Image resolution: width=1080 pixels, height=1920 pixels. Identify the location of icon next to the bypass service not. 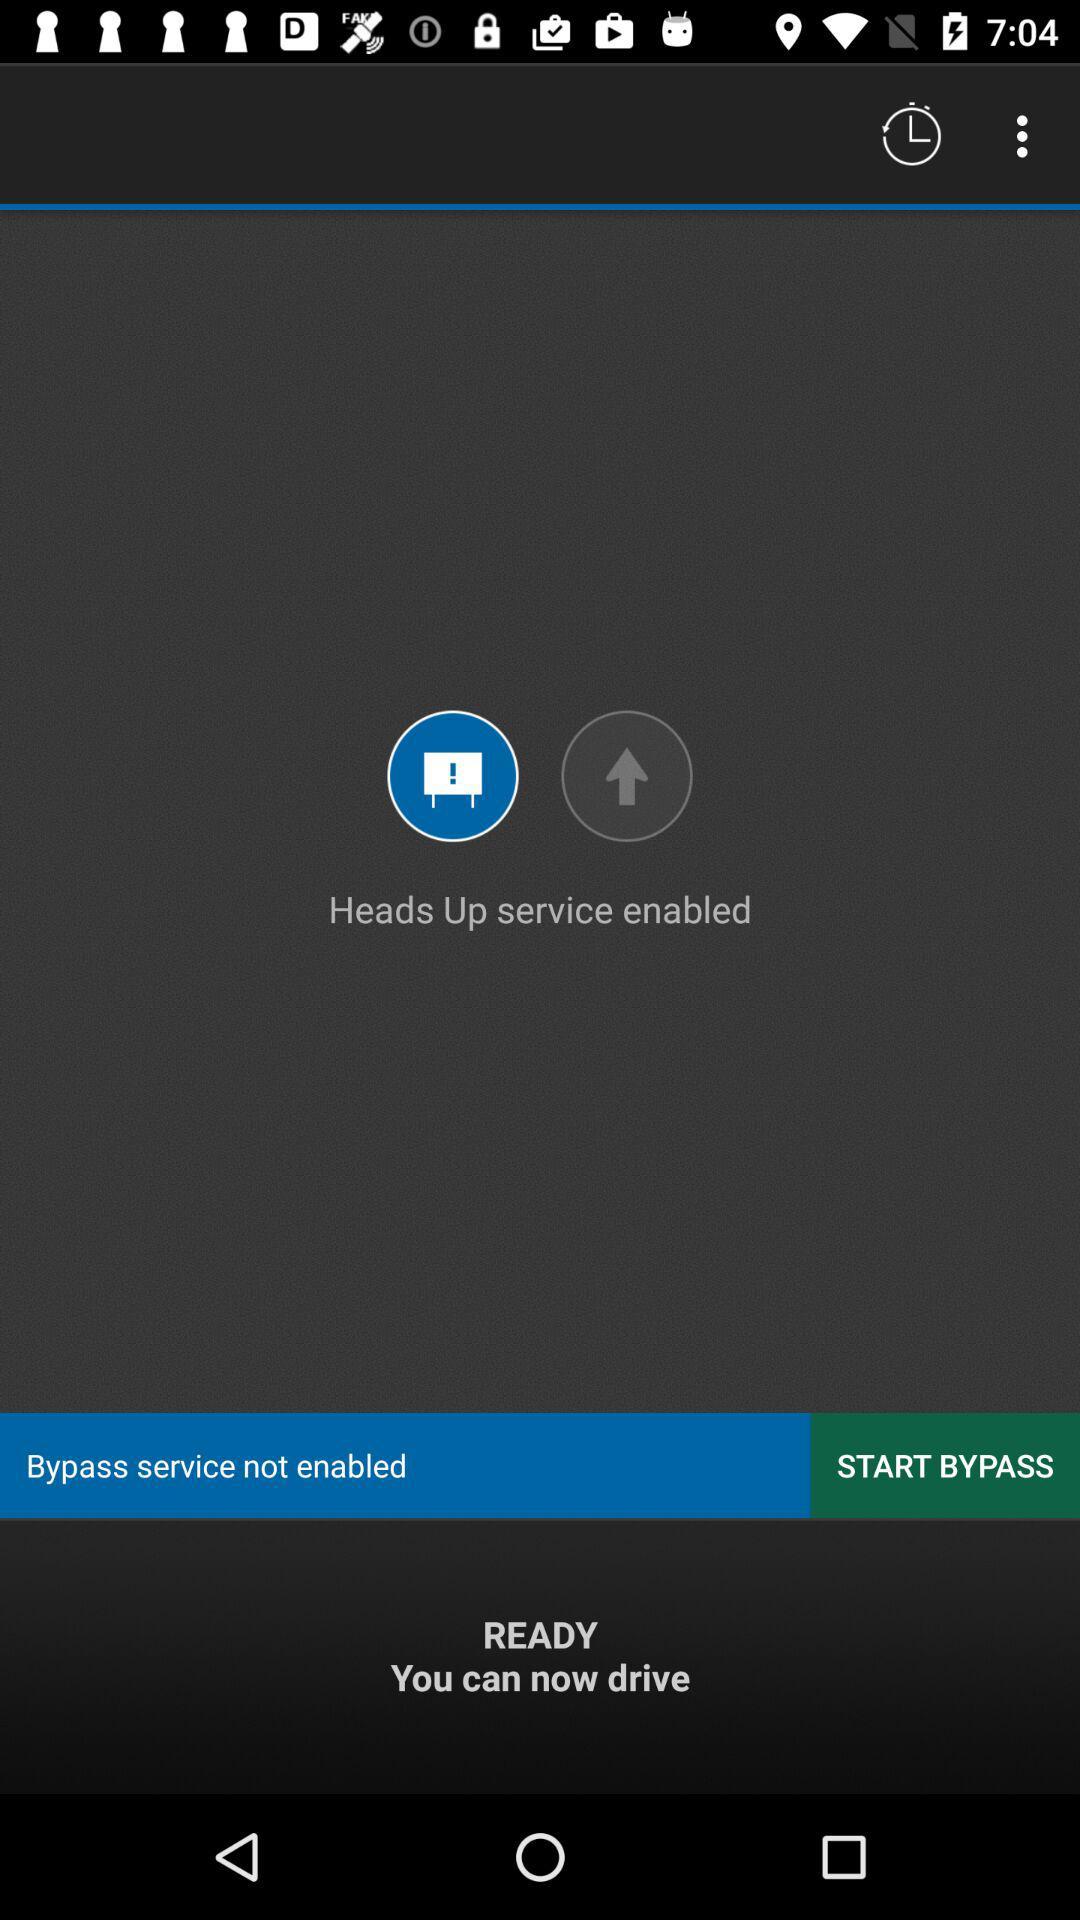
(945, 1465).